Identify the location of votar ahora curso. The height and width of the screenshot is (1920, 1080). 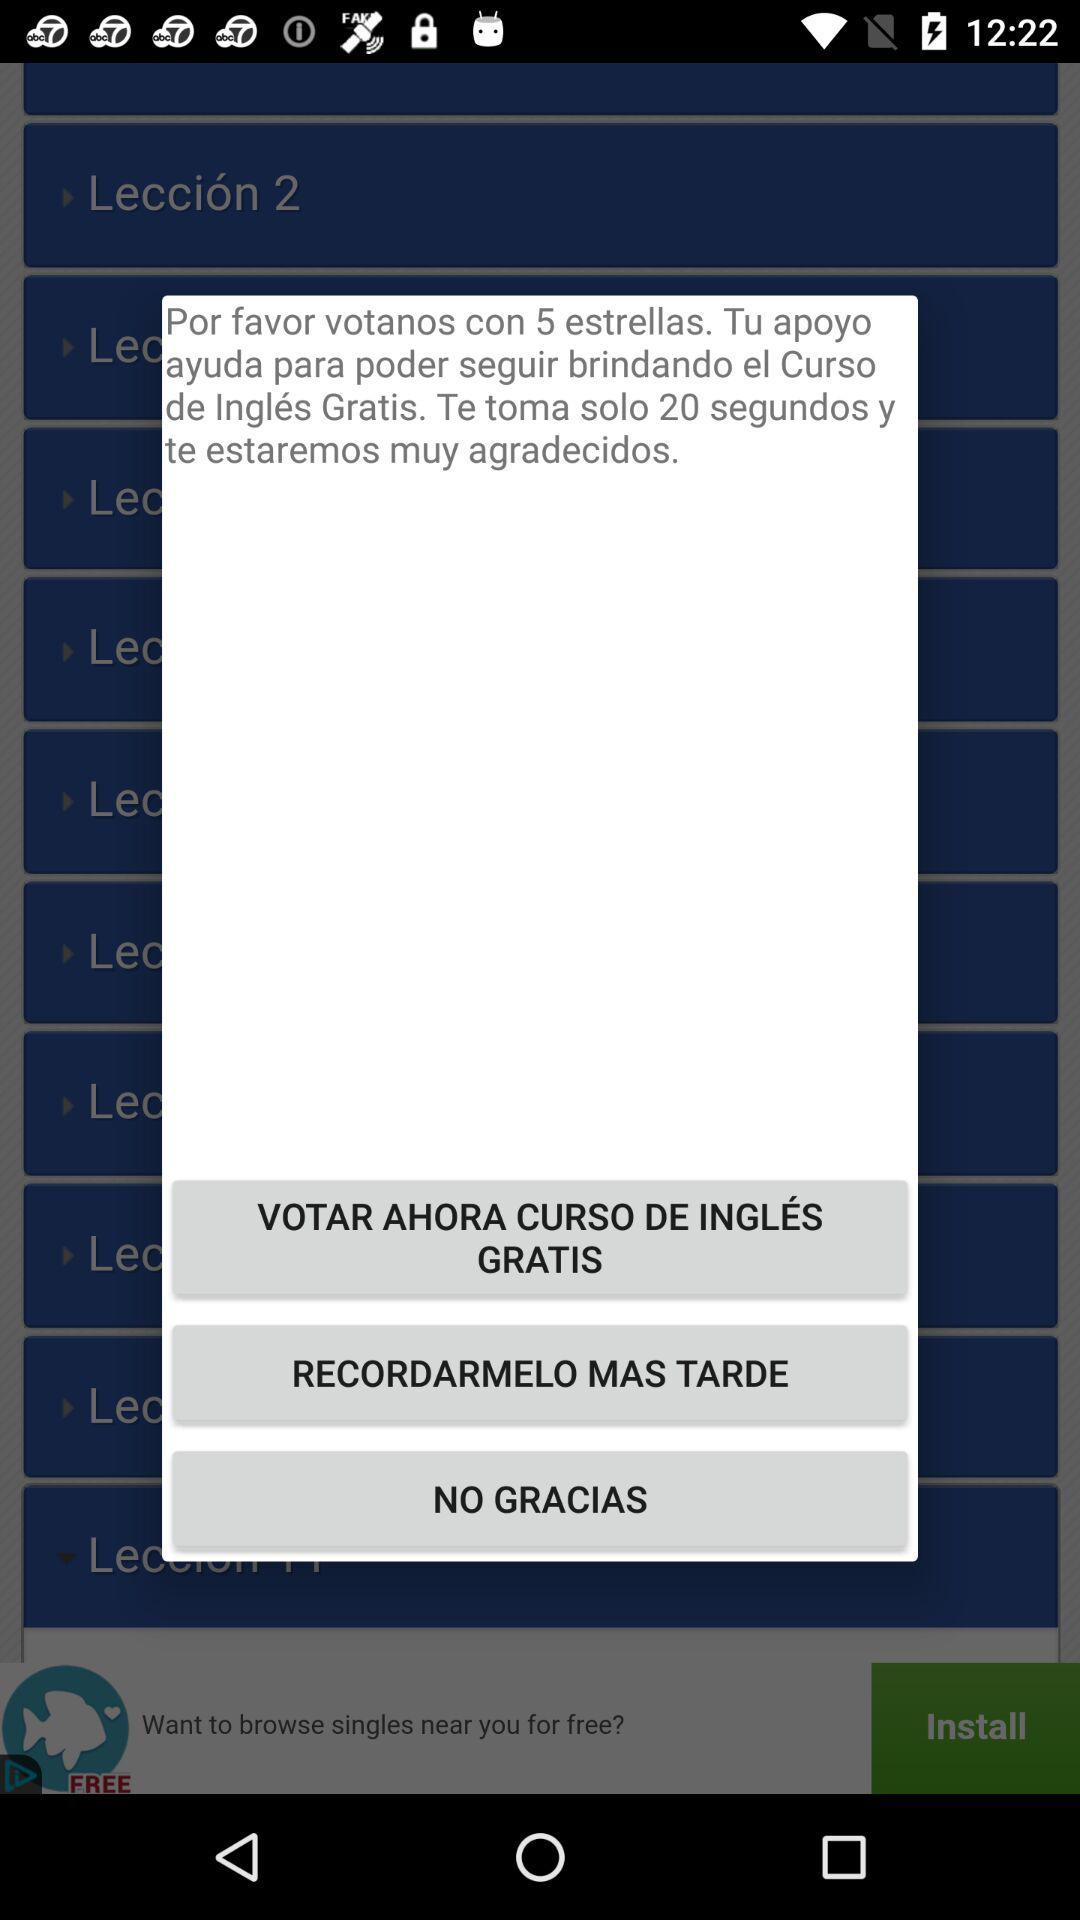
(540, 1236).